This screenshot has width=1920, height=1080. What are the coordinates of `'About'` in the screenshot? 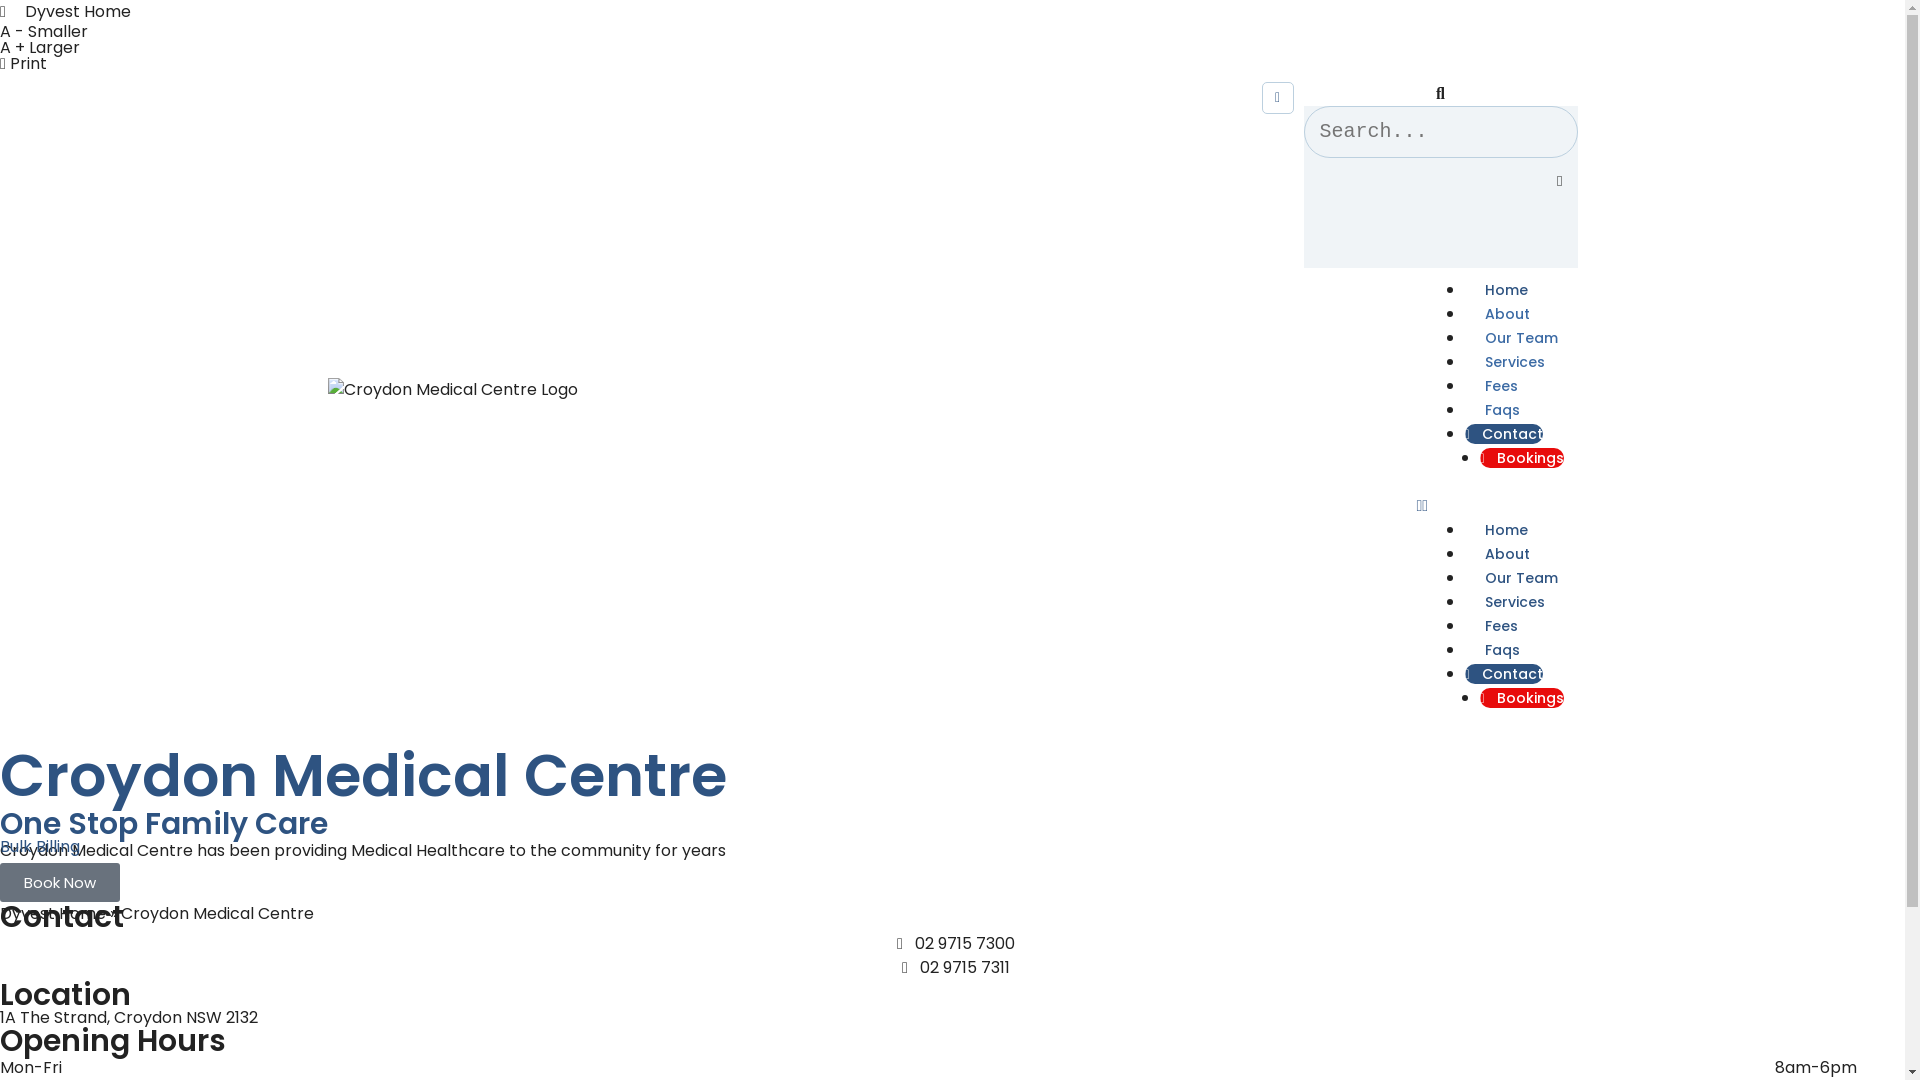 It's located at (1506, 315).